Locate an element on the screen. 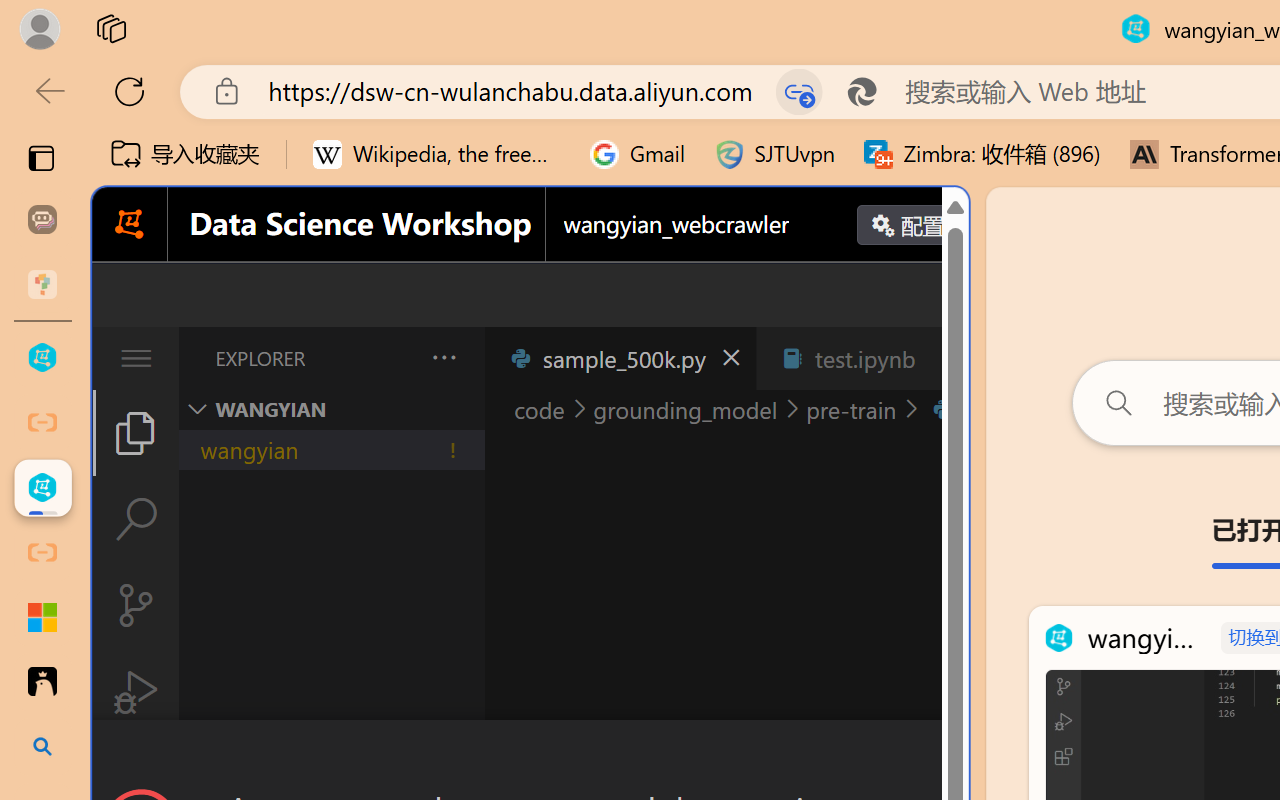  'Adjust indents and spacing - Microsoft Support' is located at coordinates (42, 617).